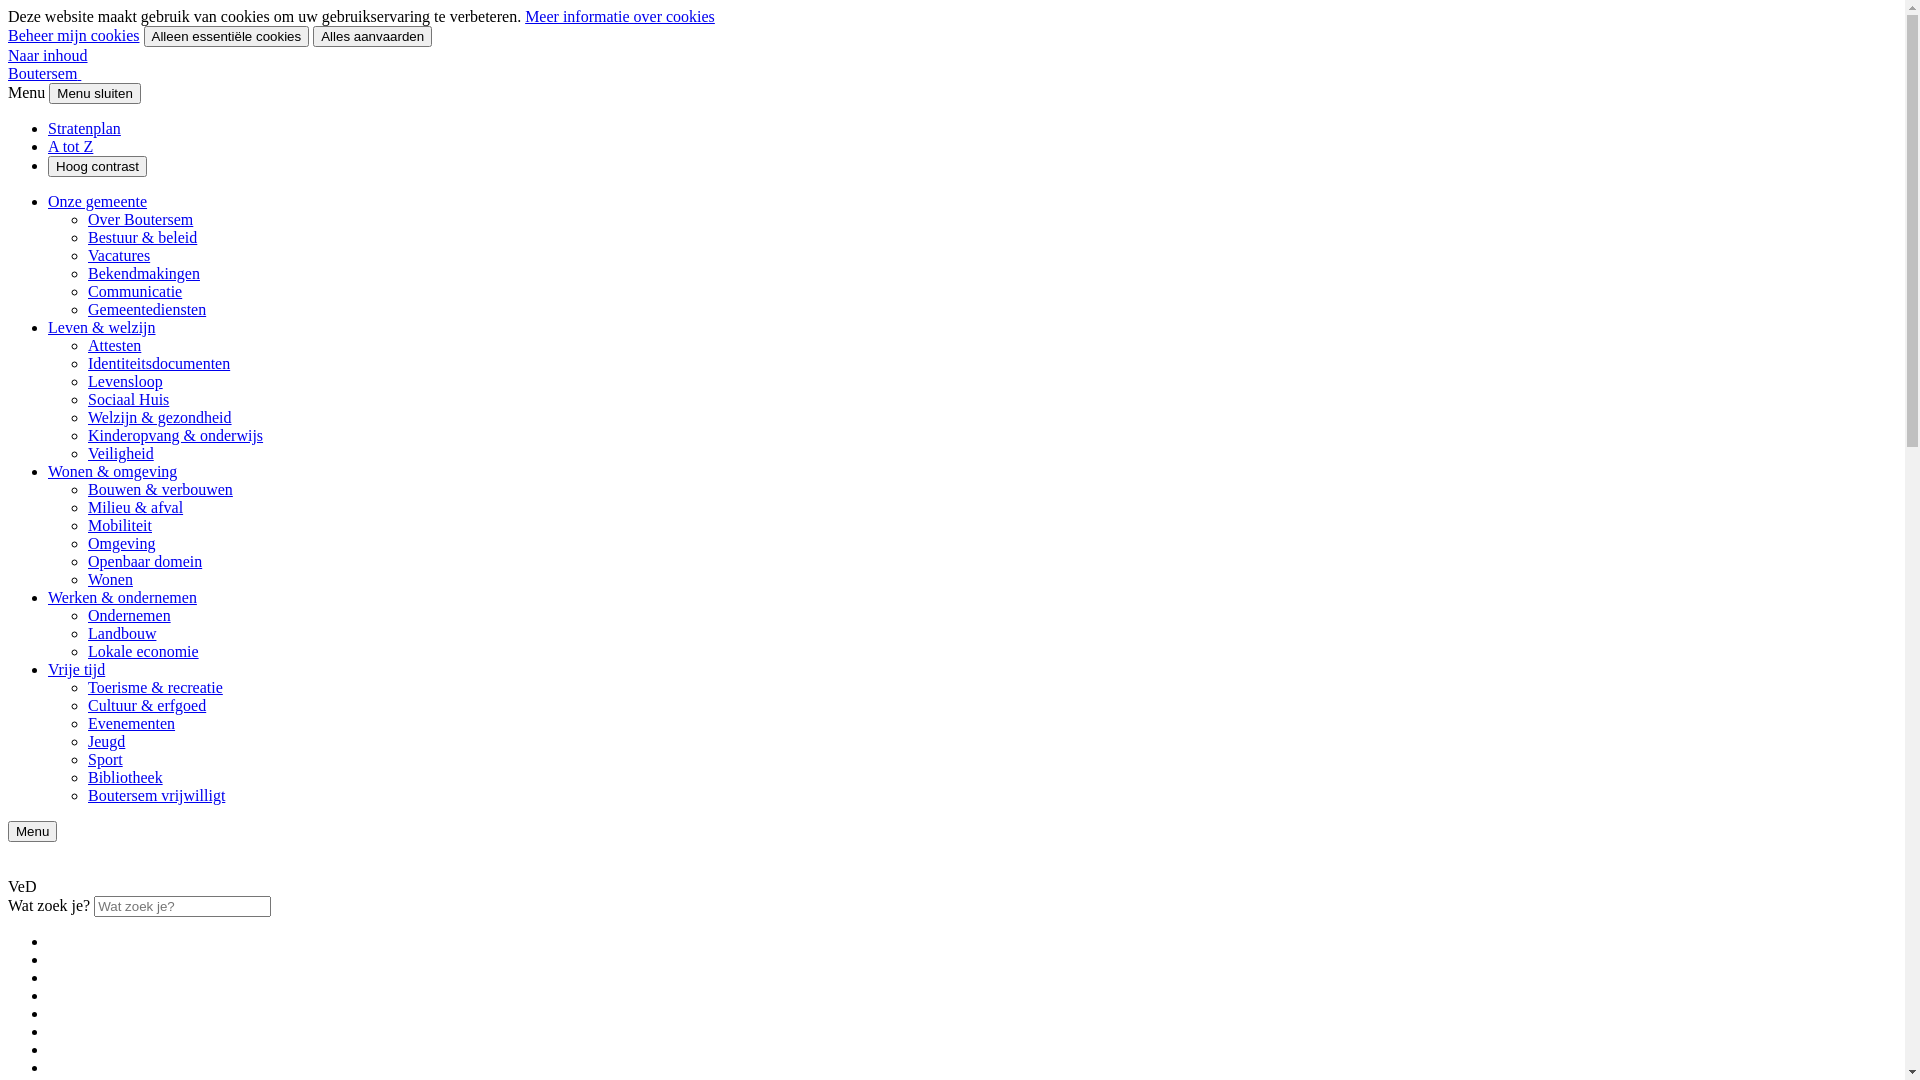 The image size is (1920, 1080). What do you see at coordinates (175, 434) in the screenshot?
I see `'Kinderopvang & onderwijs'` at bounding box center [175, 434].